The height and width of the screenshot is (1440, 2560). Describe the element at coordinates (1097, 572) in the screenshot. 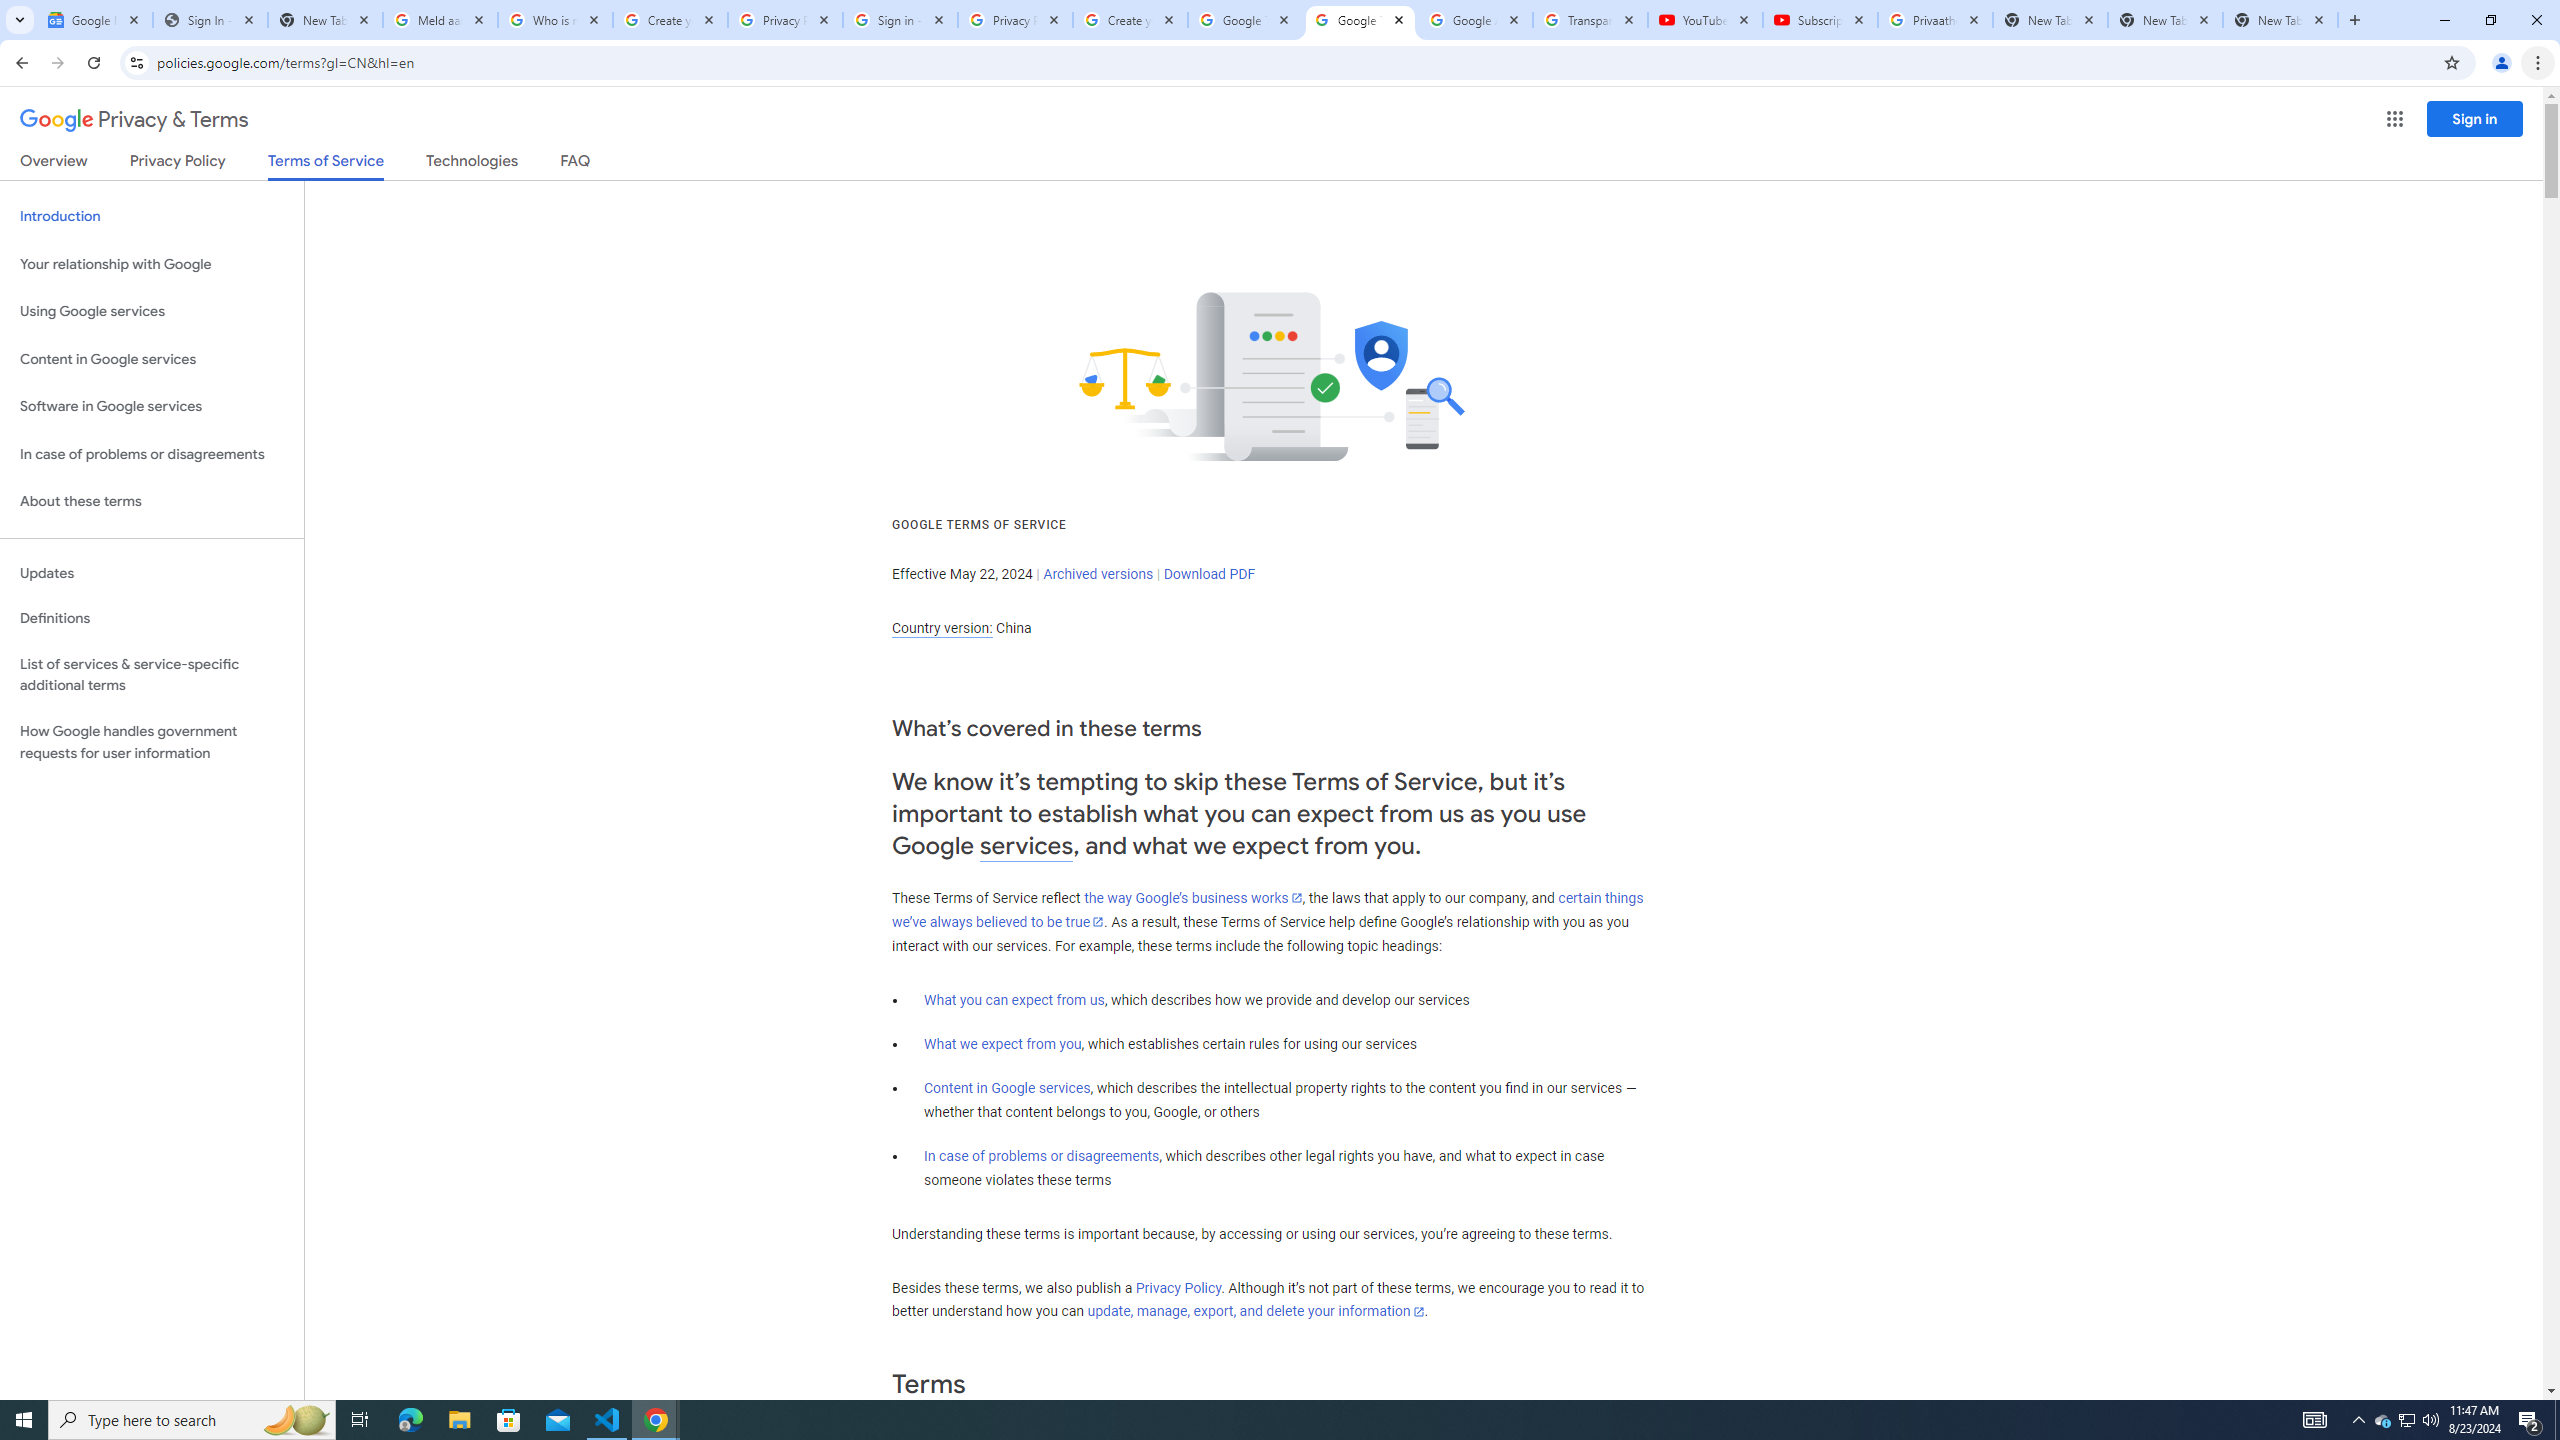

I see `'Archived versions'` at that location.